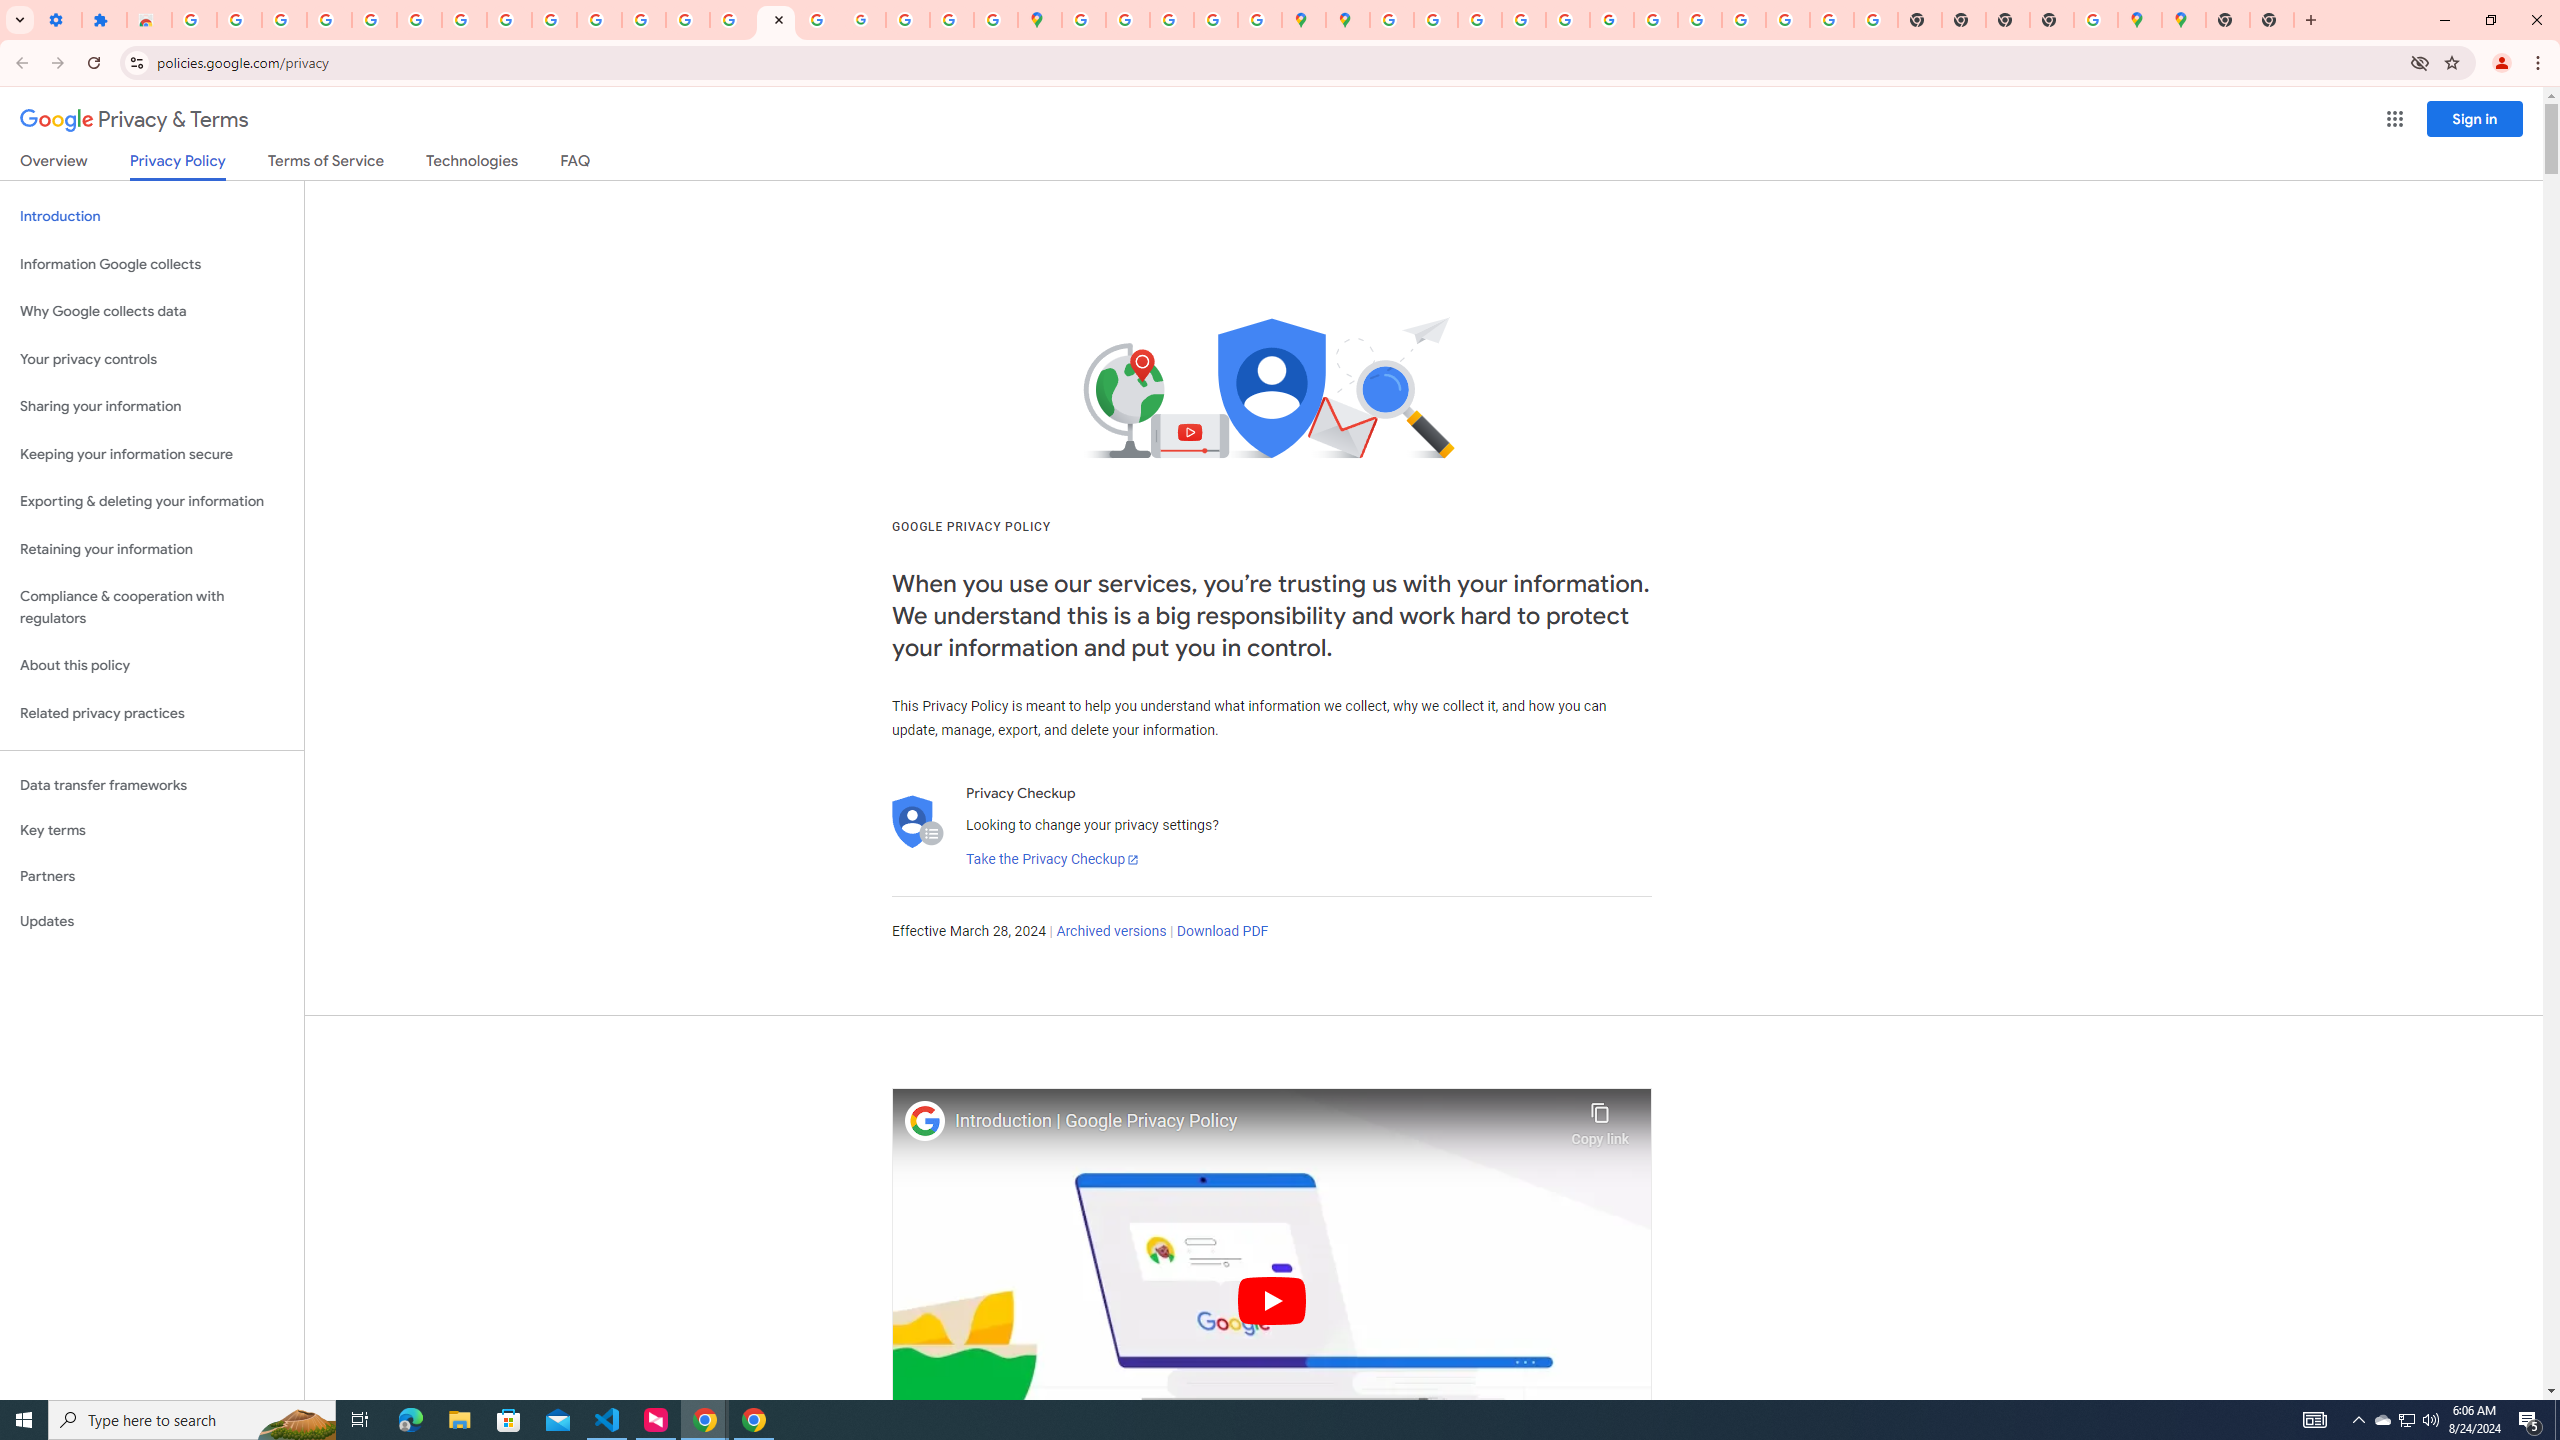  What do you see at coordinates (151, 455) in the screenshot?
I see `'Keeping your information secure'` at bounding box center [151, 455].